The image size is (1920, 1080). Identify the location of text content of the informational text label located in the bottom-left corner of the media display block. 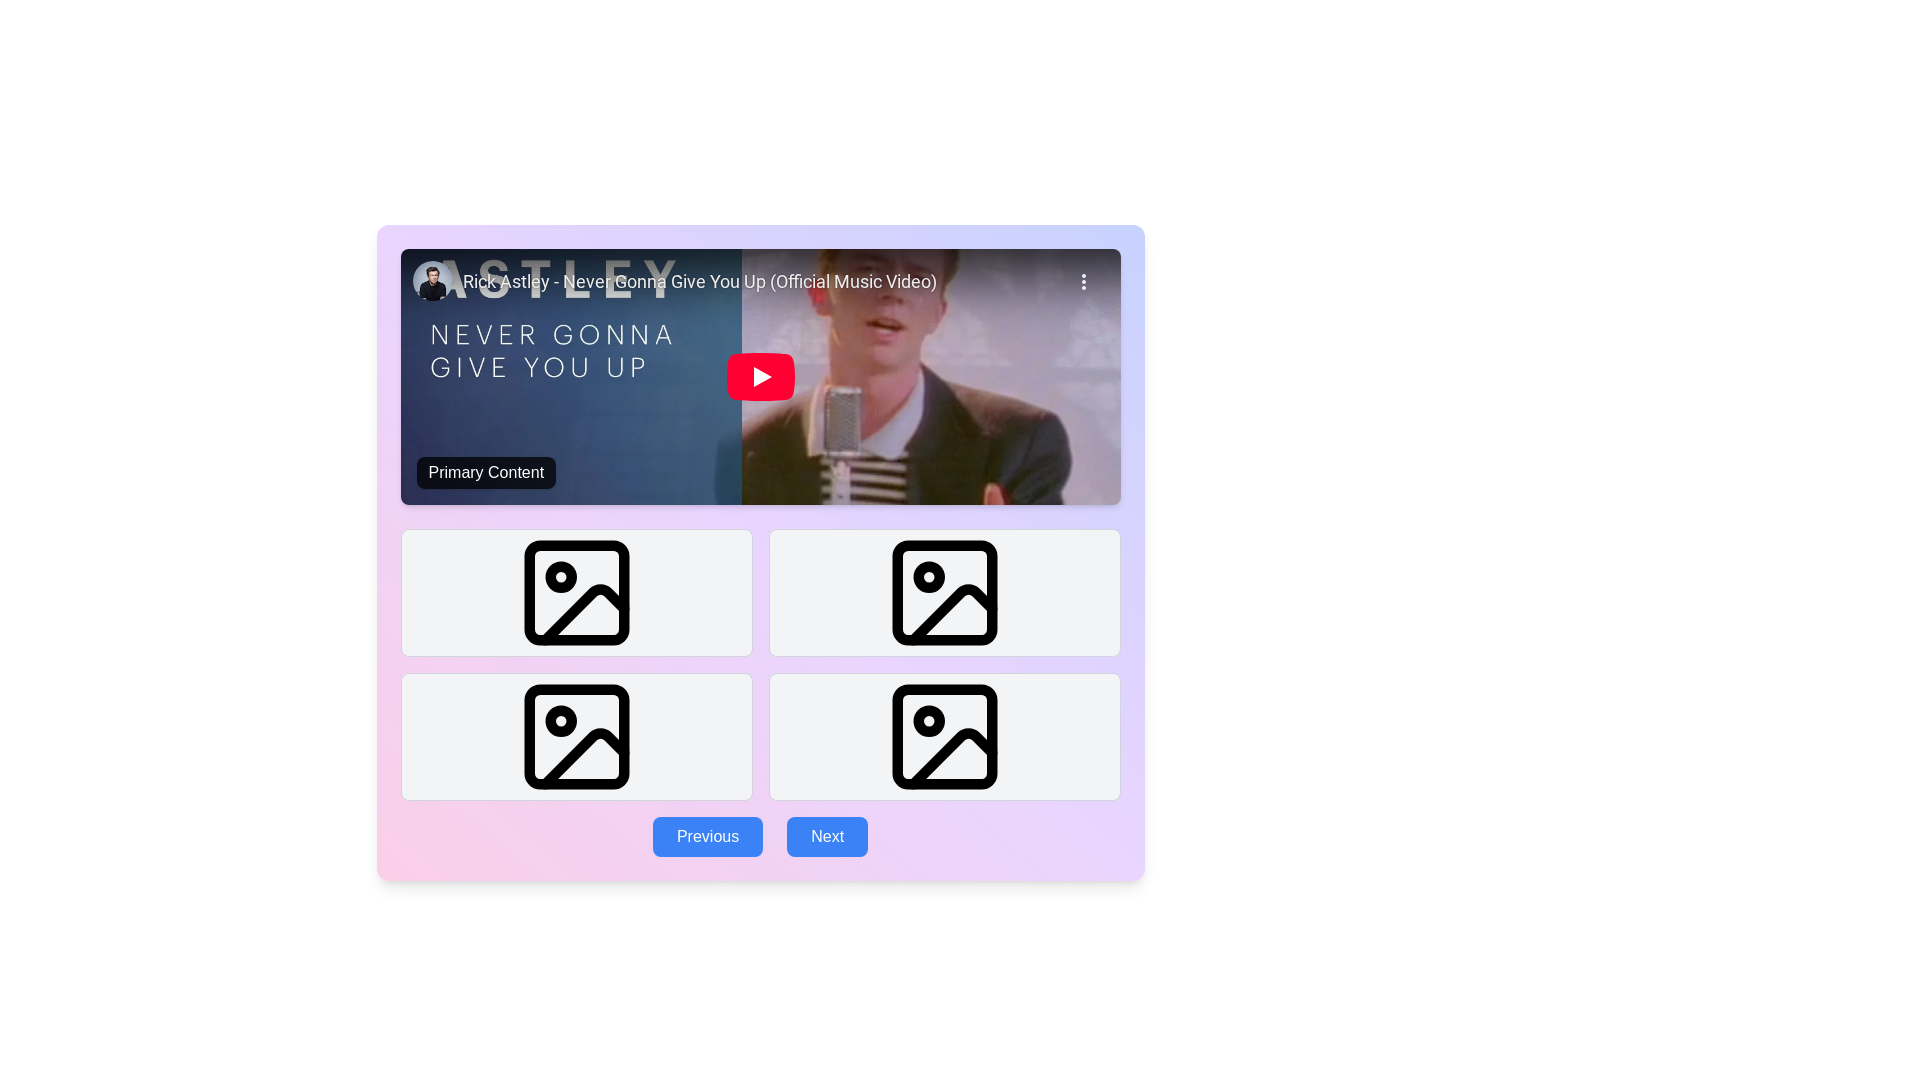
(486, 473).